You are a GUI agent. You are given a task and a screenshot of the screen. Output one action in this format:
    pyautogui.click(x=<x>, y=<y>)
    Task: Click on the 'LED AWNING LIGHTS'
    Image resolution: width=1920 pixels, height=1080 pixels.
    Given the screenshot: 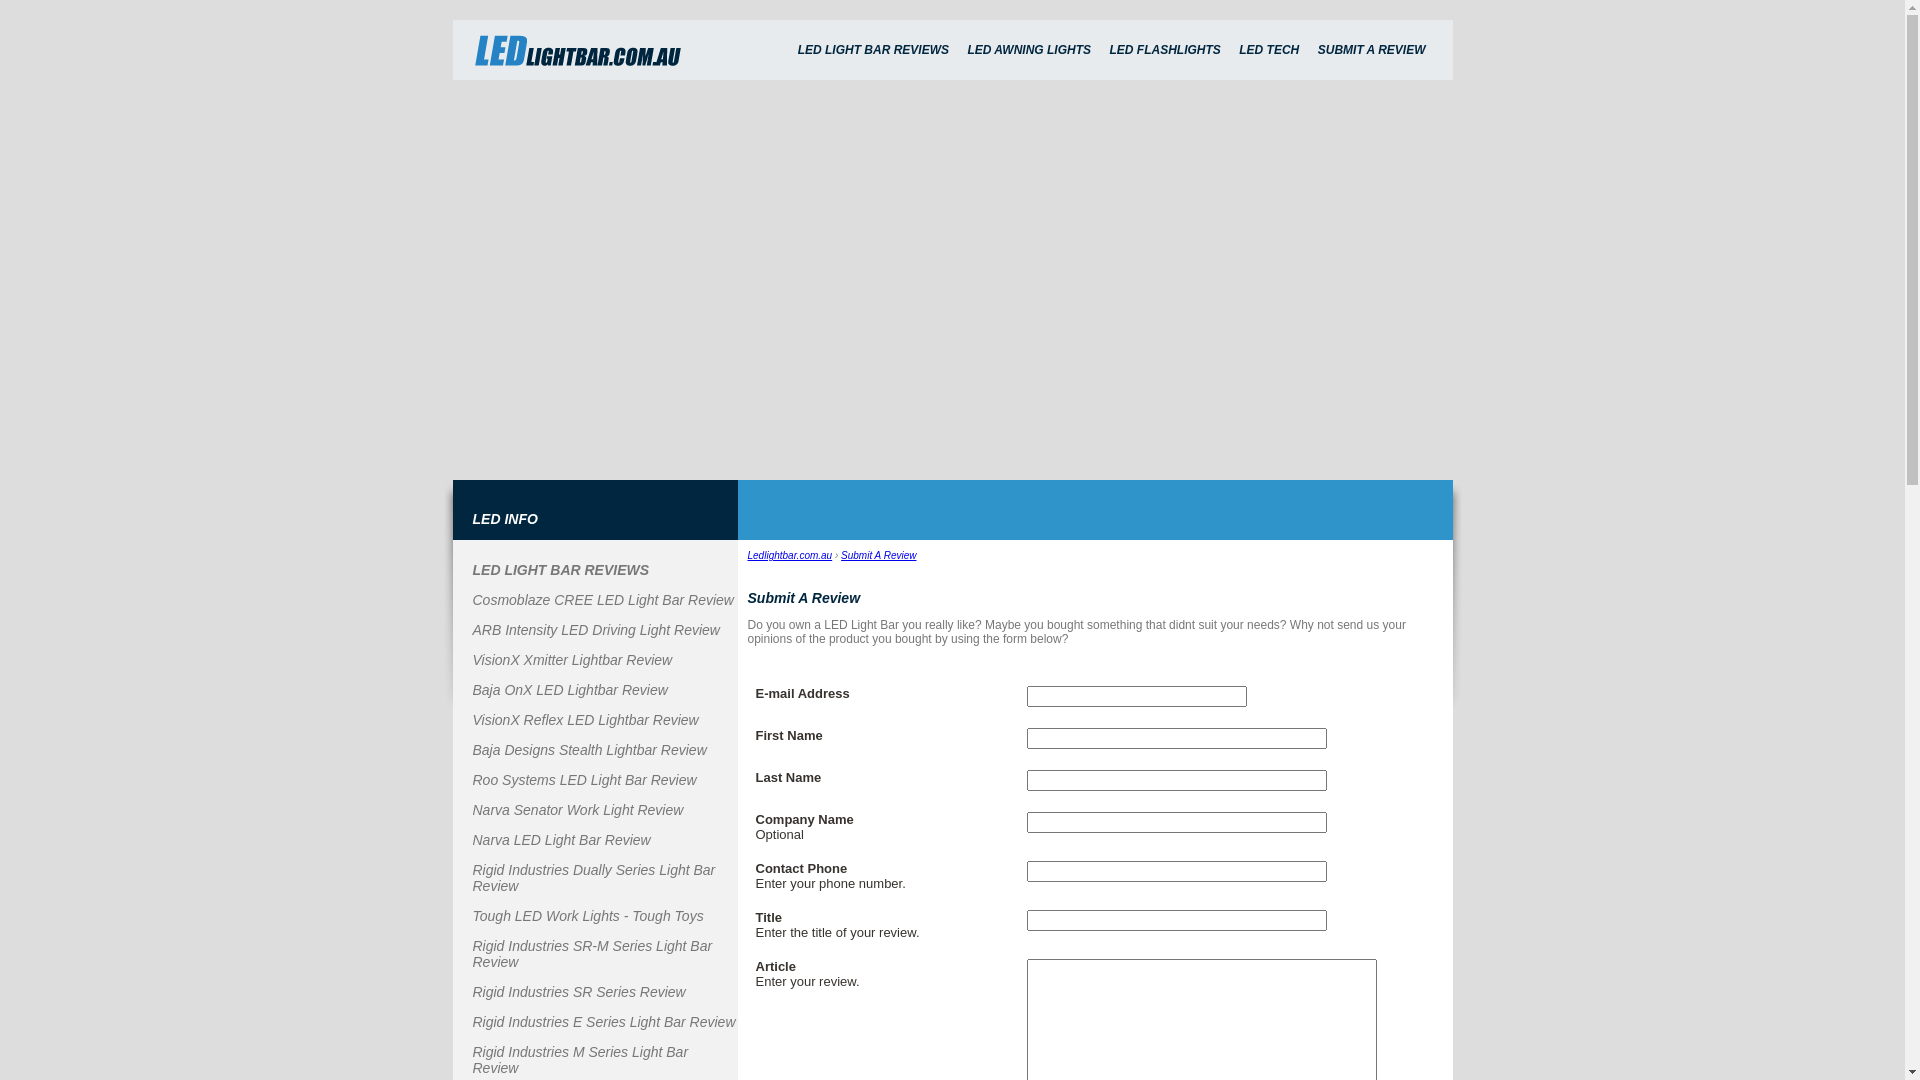 What is the action you would take?
    pyautogui.click(x=1028, y=49)
    